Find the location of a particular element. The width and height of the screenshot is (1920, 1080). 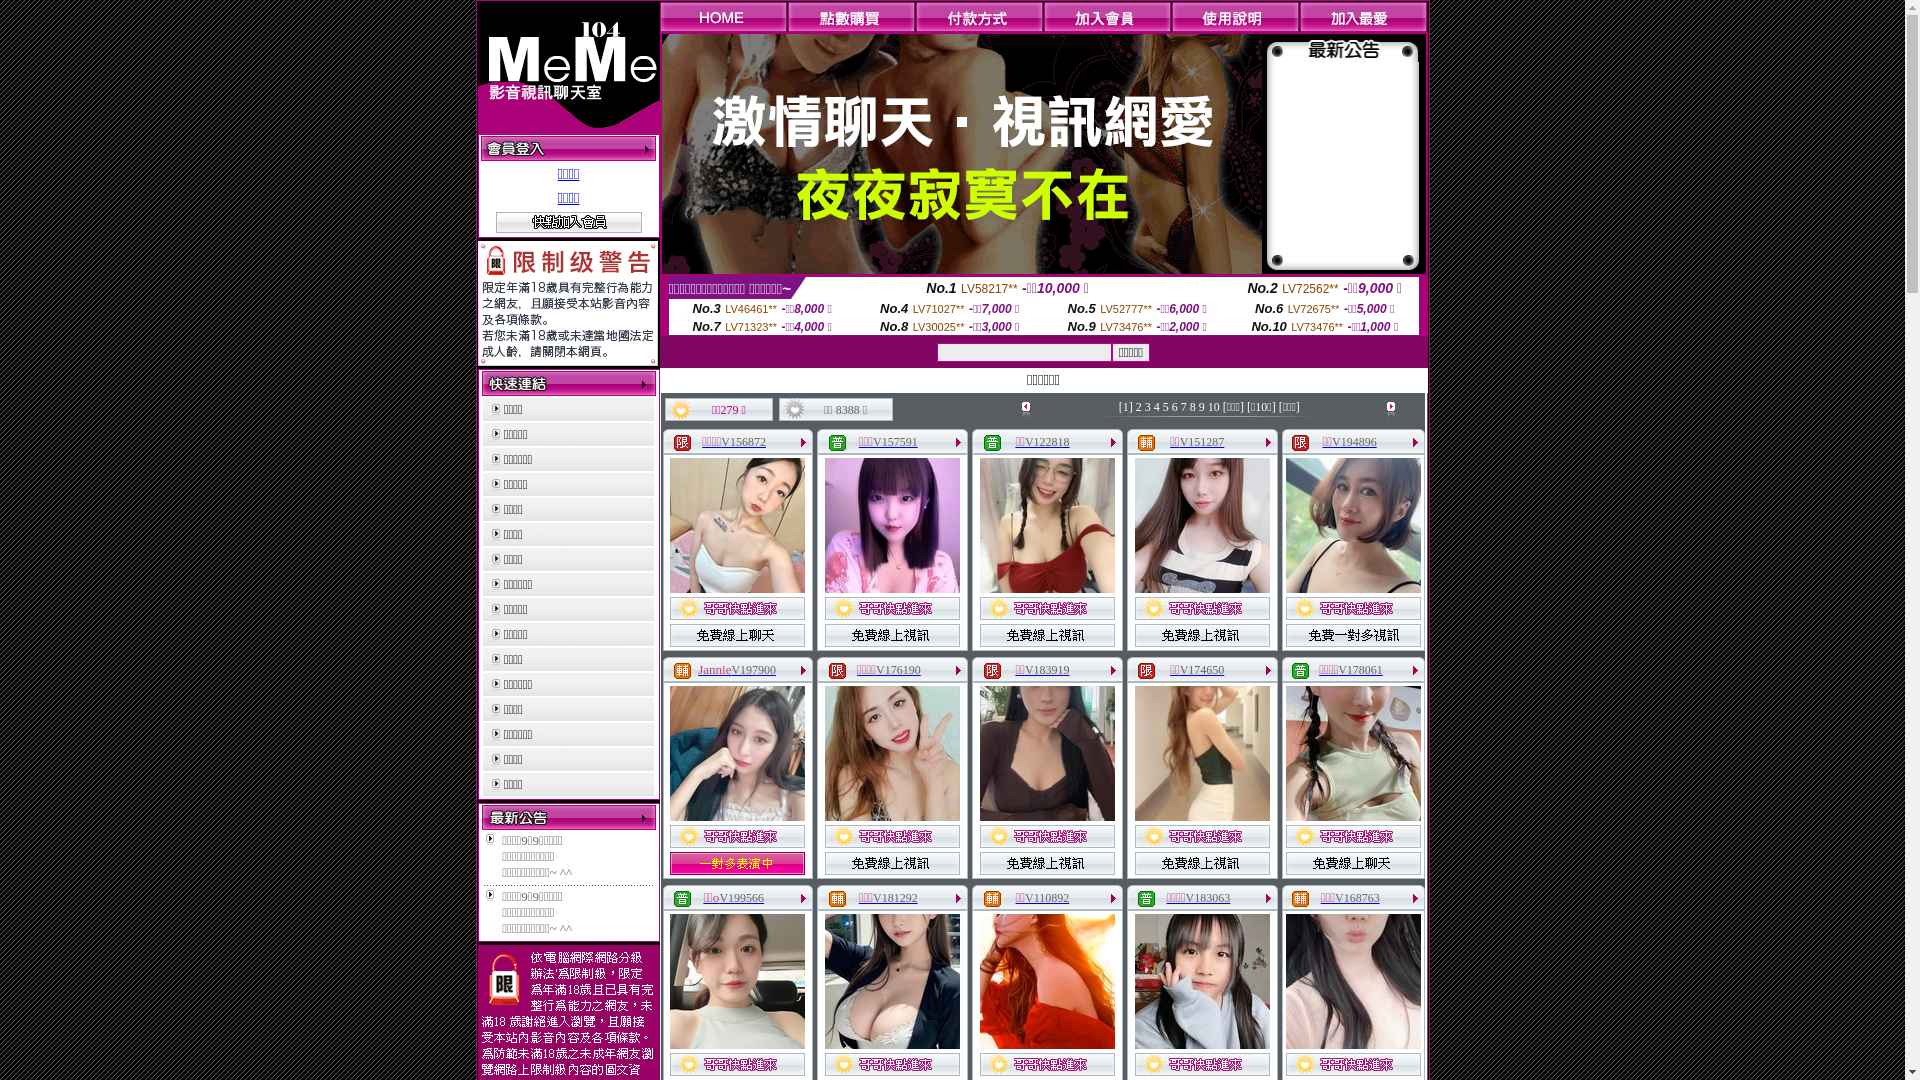

'V151287' is located at coordinates (1201, 441).